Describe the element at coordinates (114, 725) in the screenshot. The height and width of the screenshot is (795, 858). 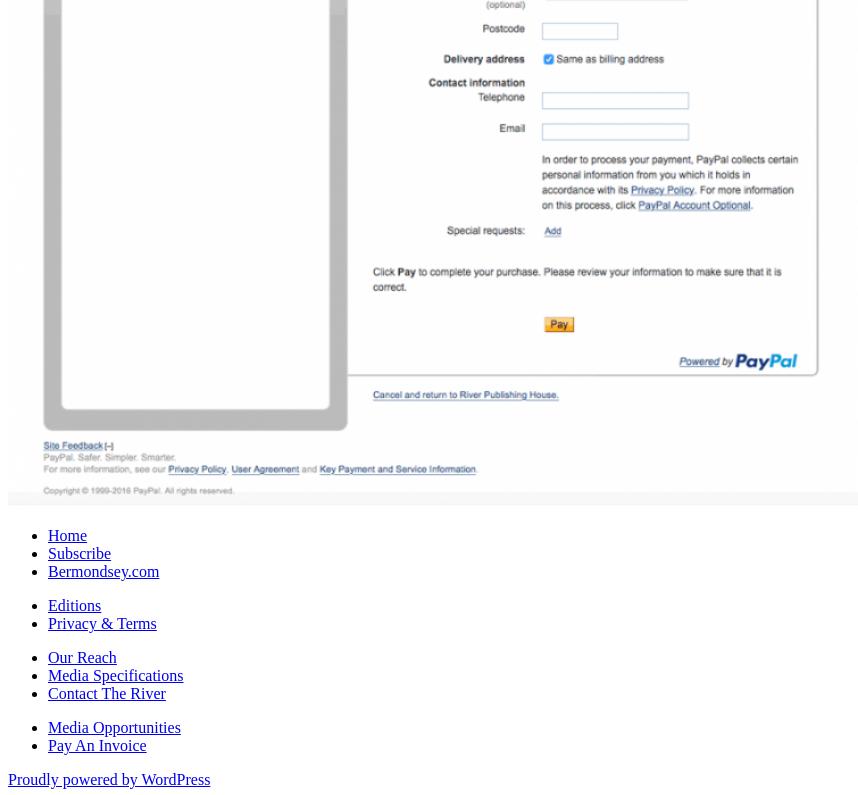
I see `'Media Opportunities'` at that location.